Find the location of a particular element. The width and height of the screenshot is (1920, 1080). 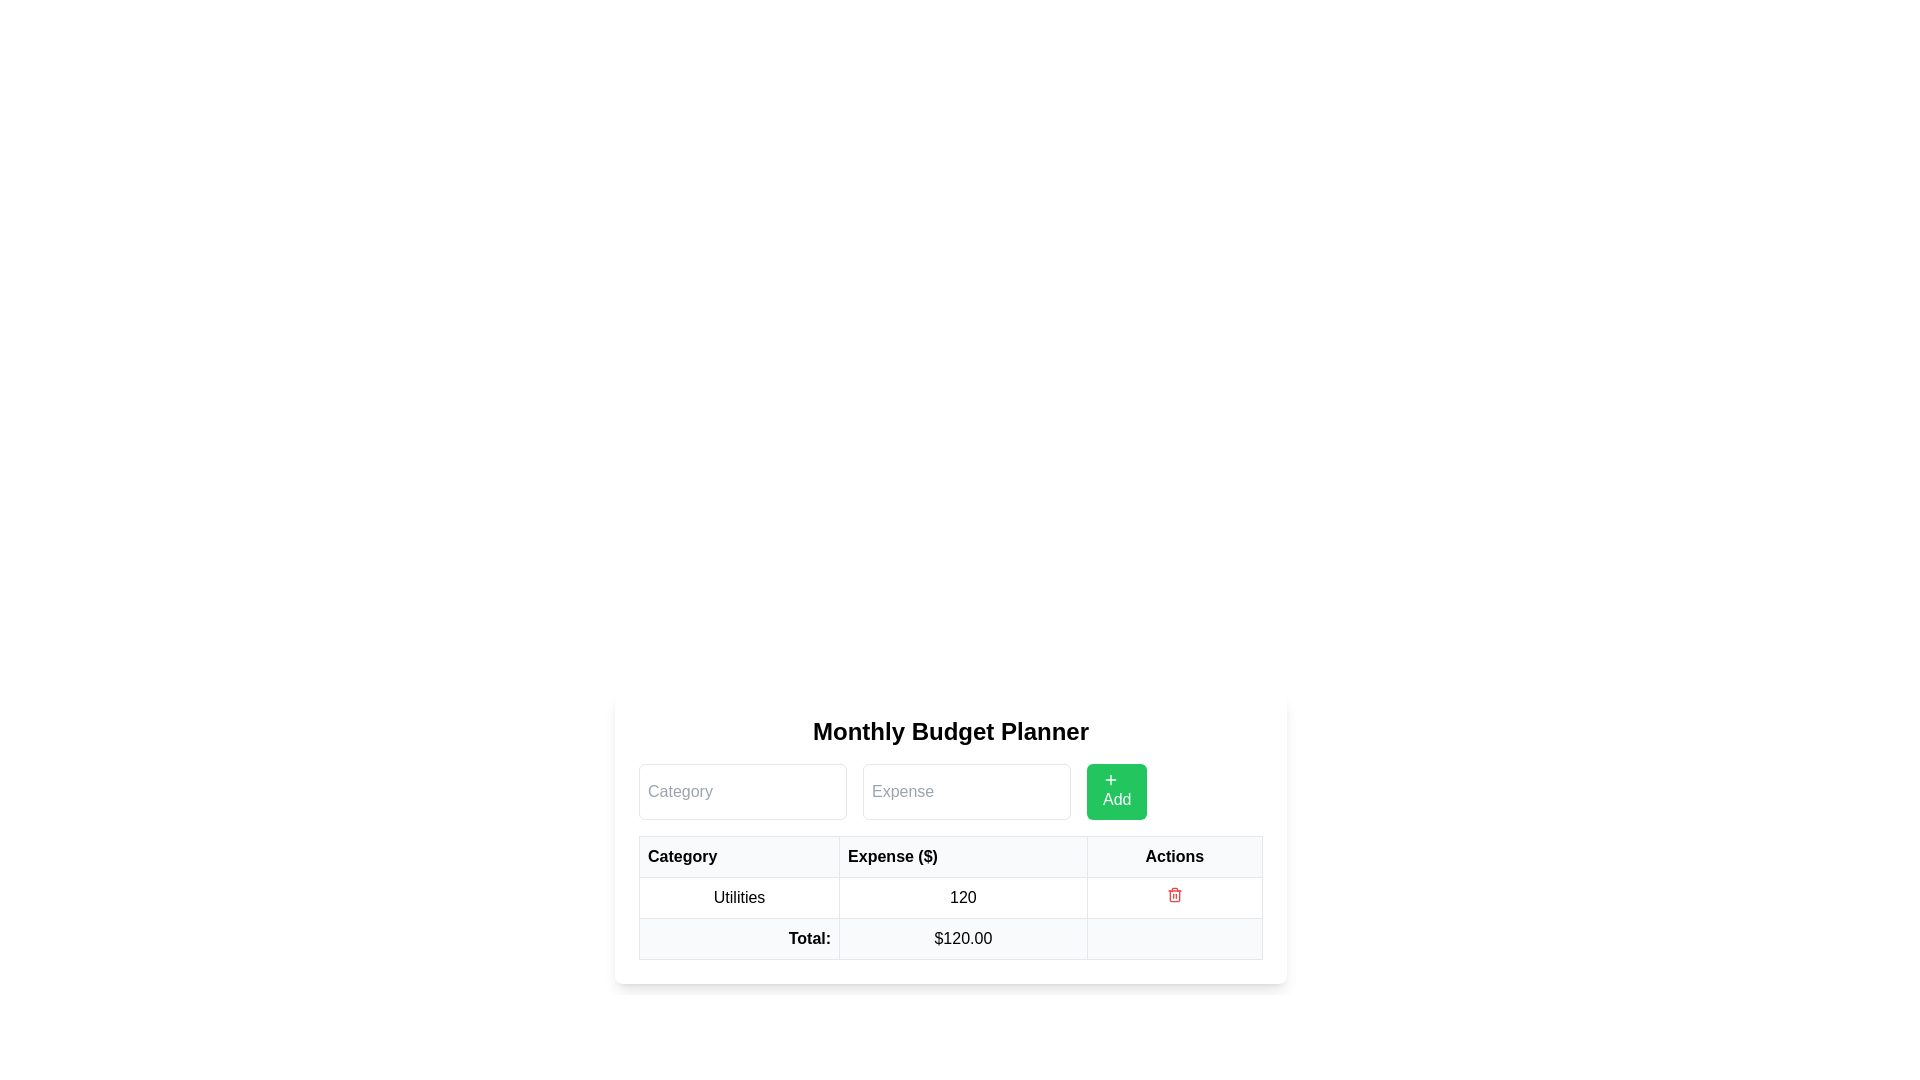

the rectangular placeholder in the 'Actions' column of the 'Total' row in the 'Monthly Budget Planner' interface, located at the bottom-right corner of the table is located at coordinates (1174, 938).